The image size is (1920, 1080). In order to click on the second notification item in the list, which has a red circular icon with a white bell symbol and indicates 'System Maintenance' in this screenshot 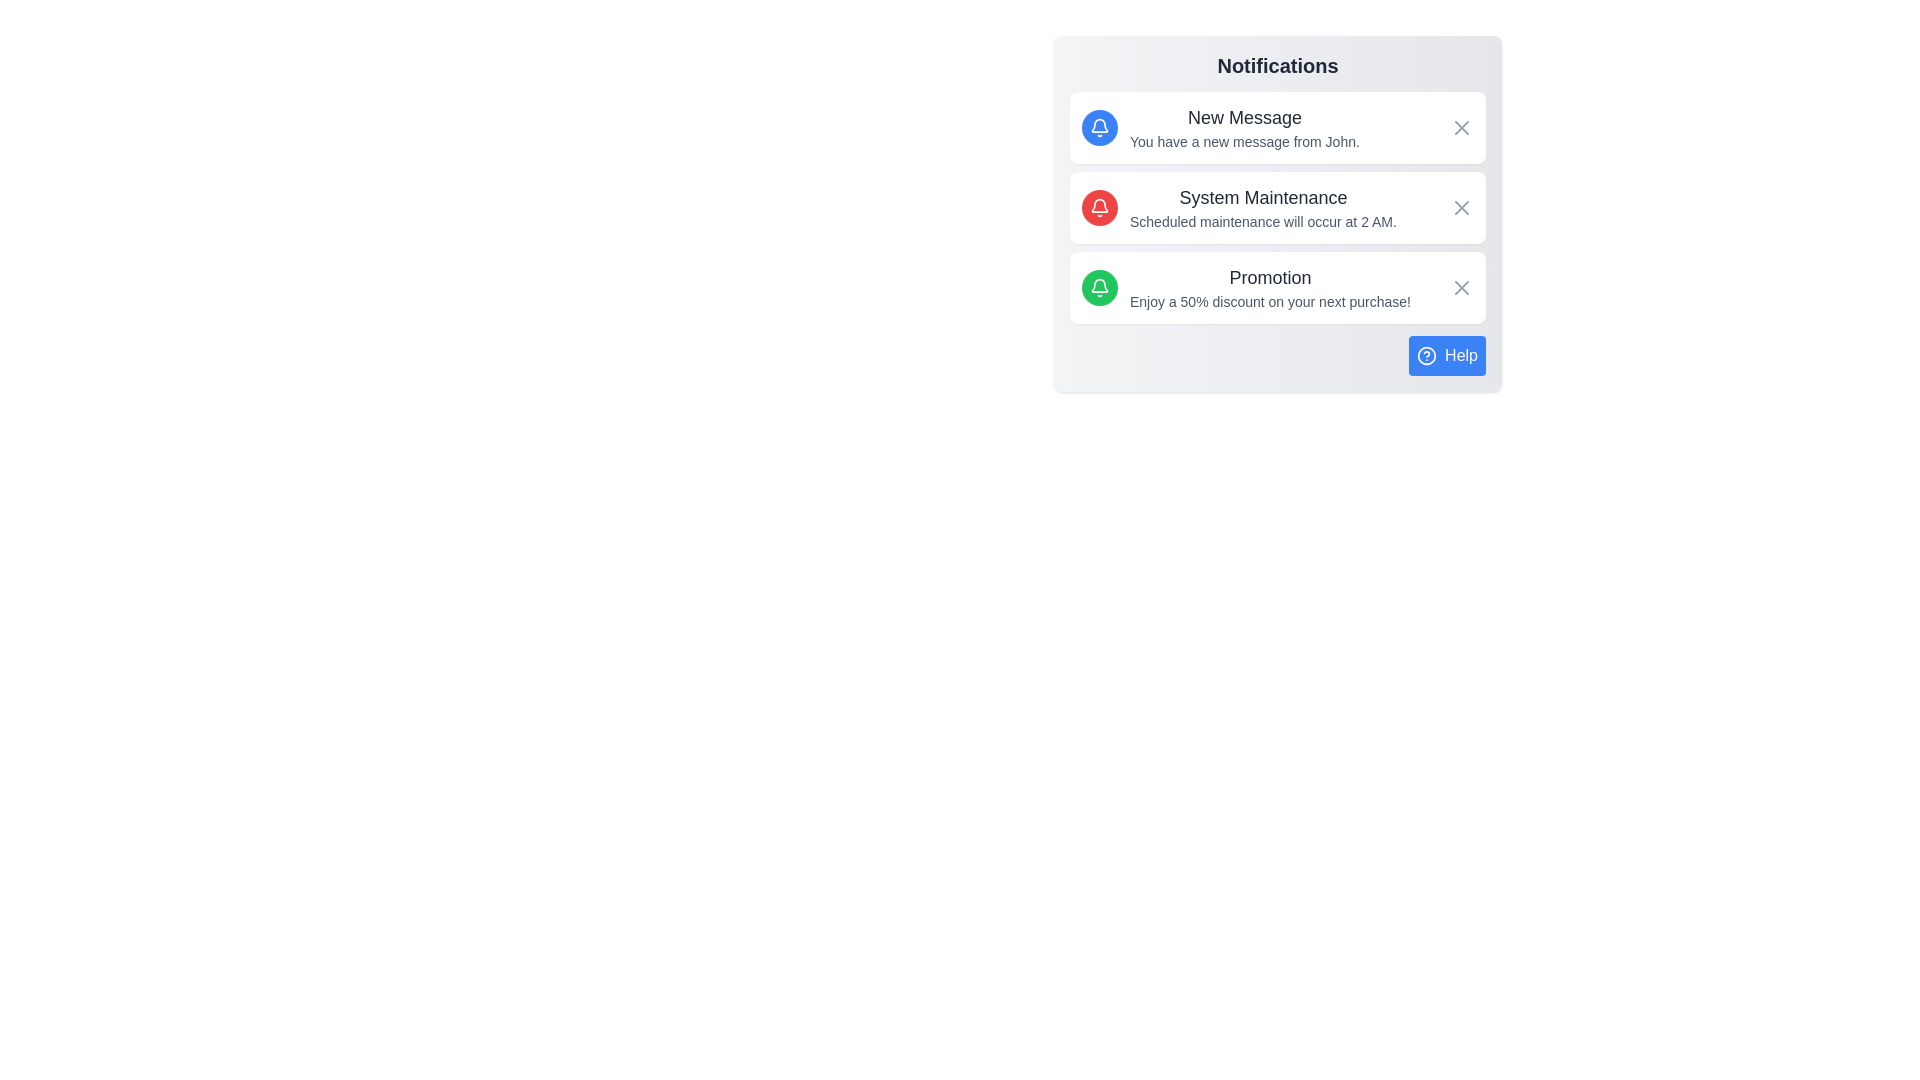, I will do `click(1238, 208)`.